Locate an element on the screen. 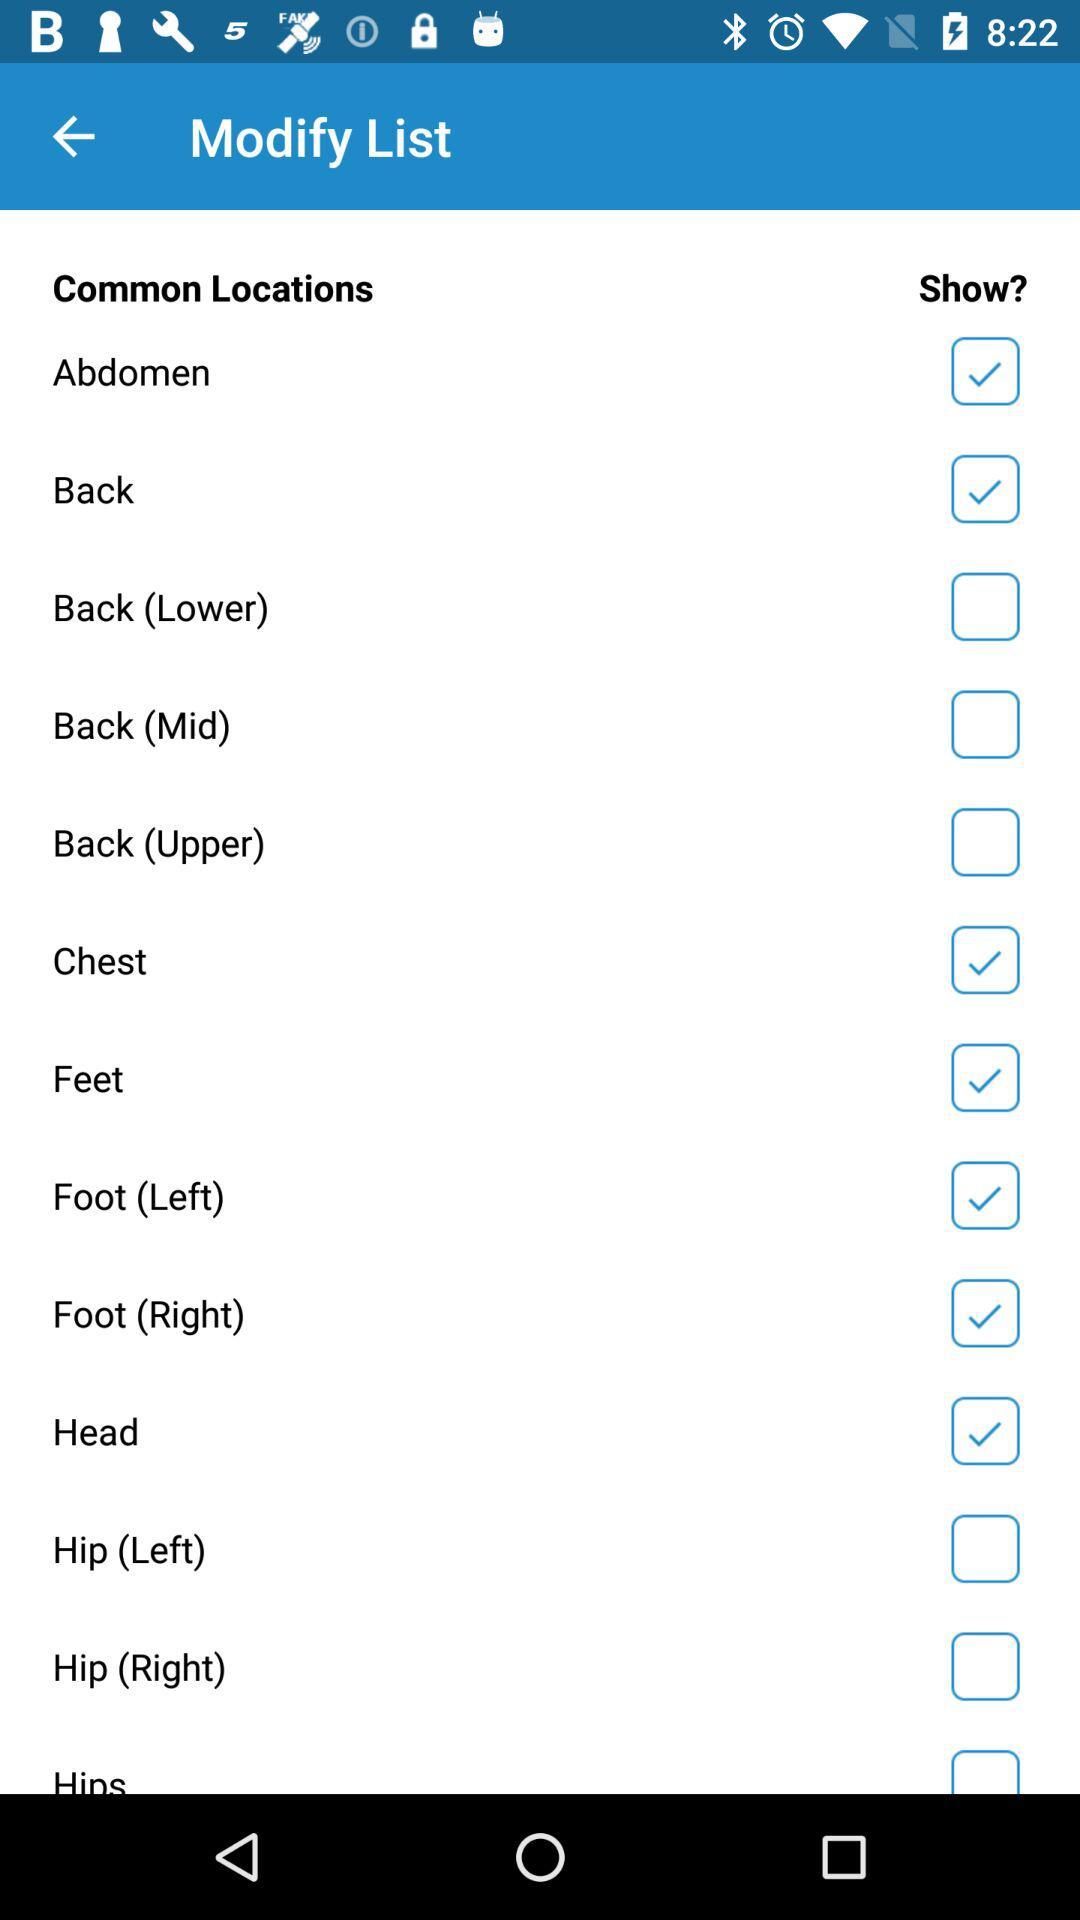  show chest is located at coordinates (984, 960).